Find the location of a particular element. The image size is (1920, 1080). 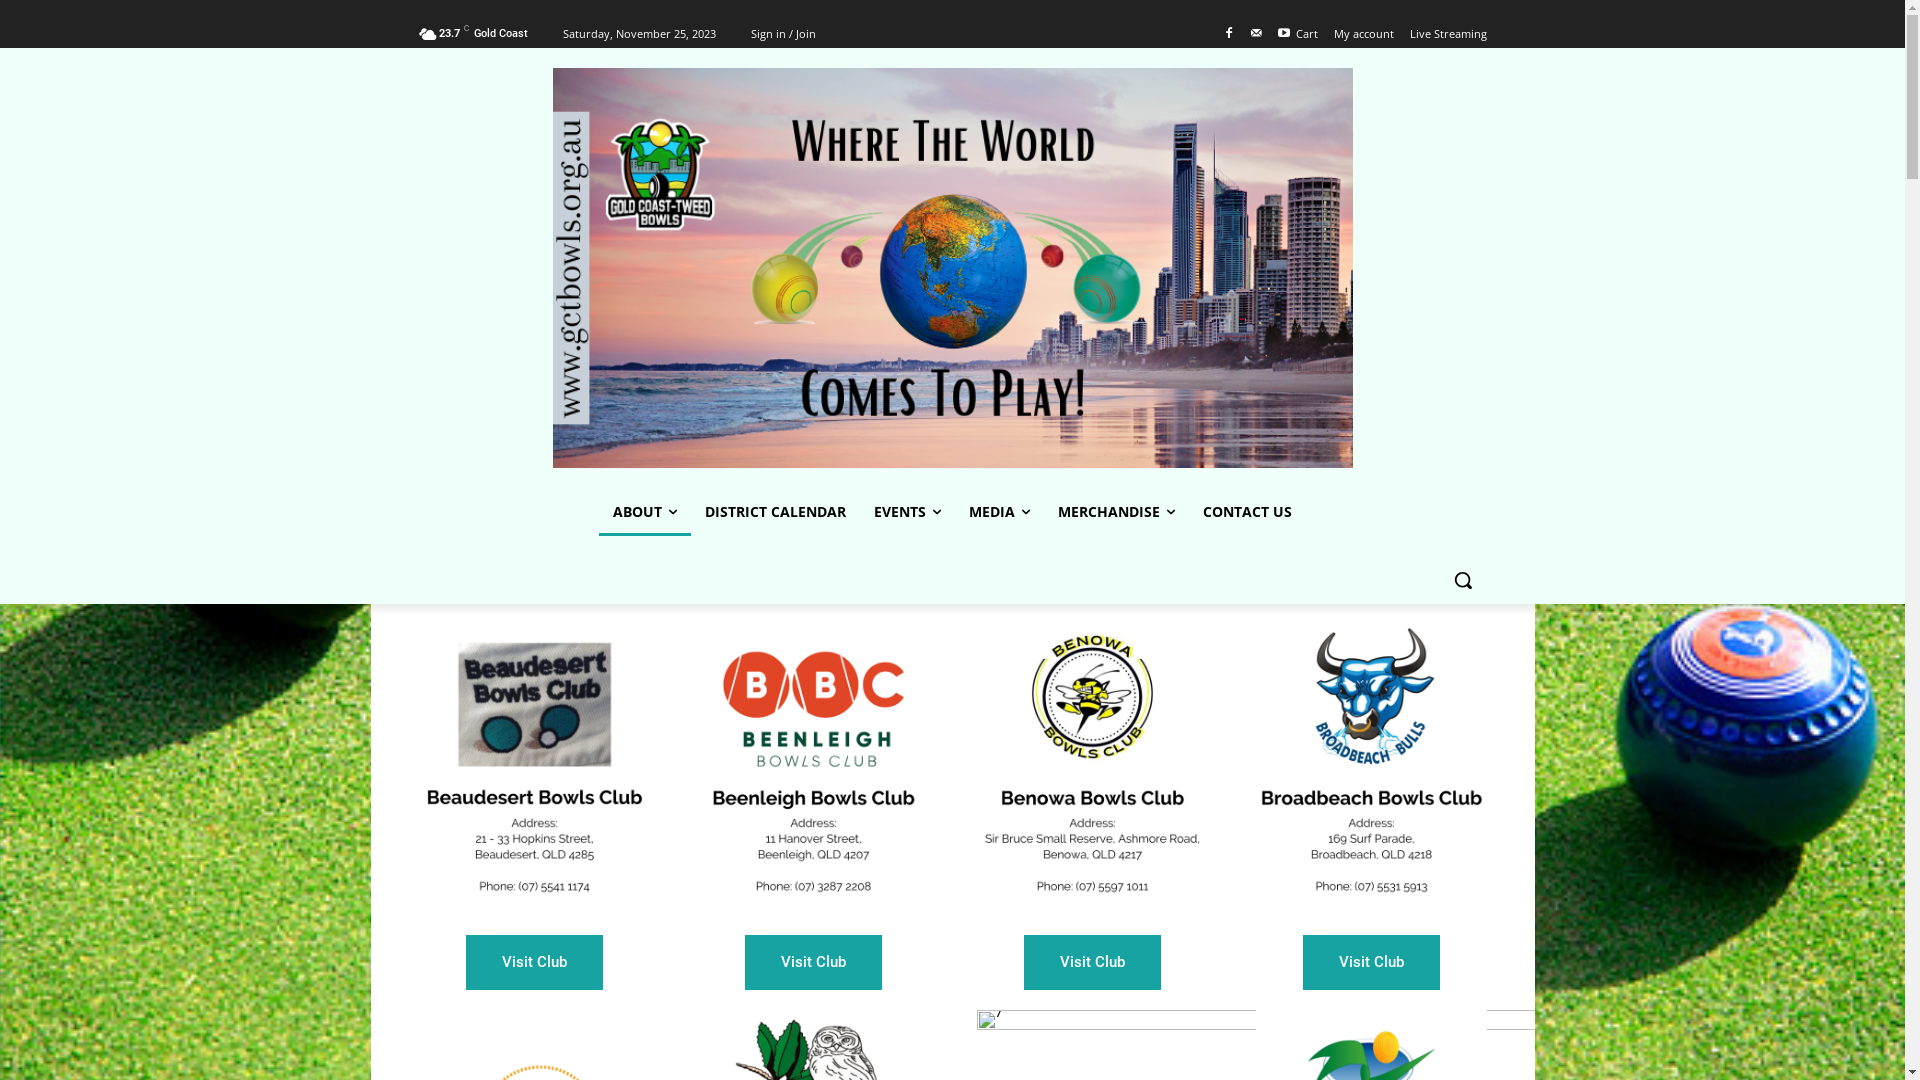

'www.gctbowls.org.au' is located at coordinates (950, 266).